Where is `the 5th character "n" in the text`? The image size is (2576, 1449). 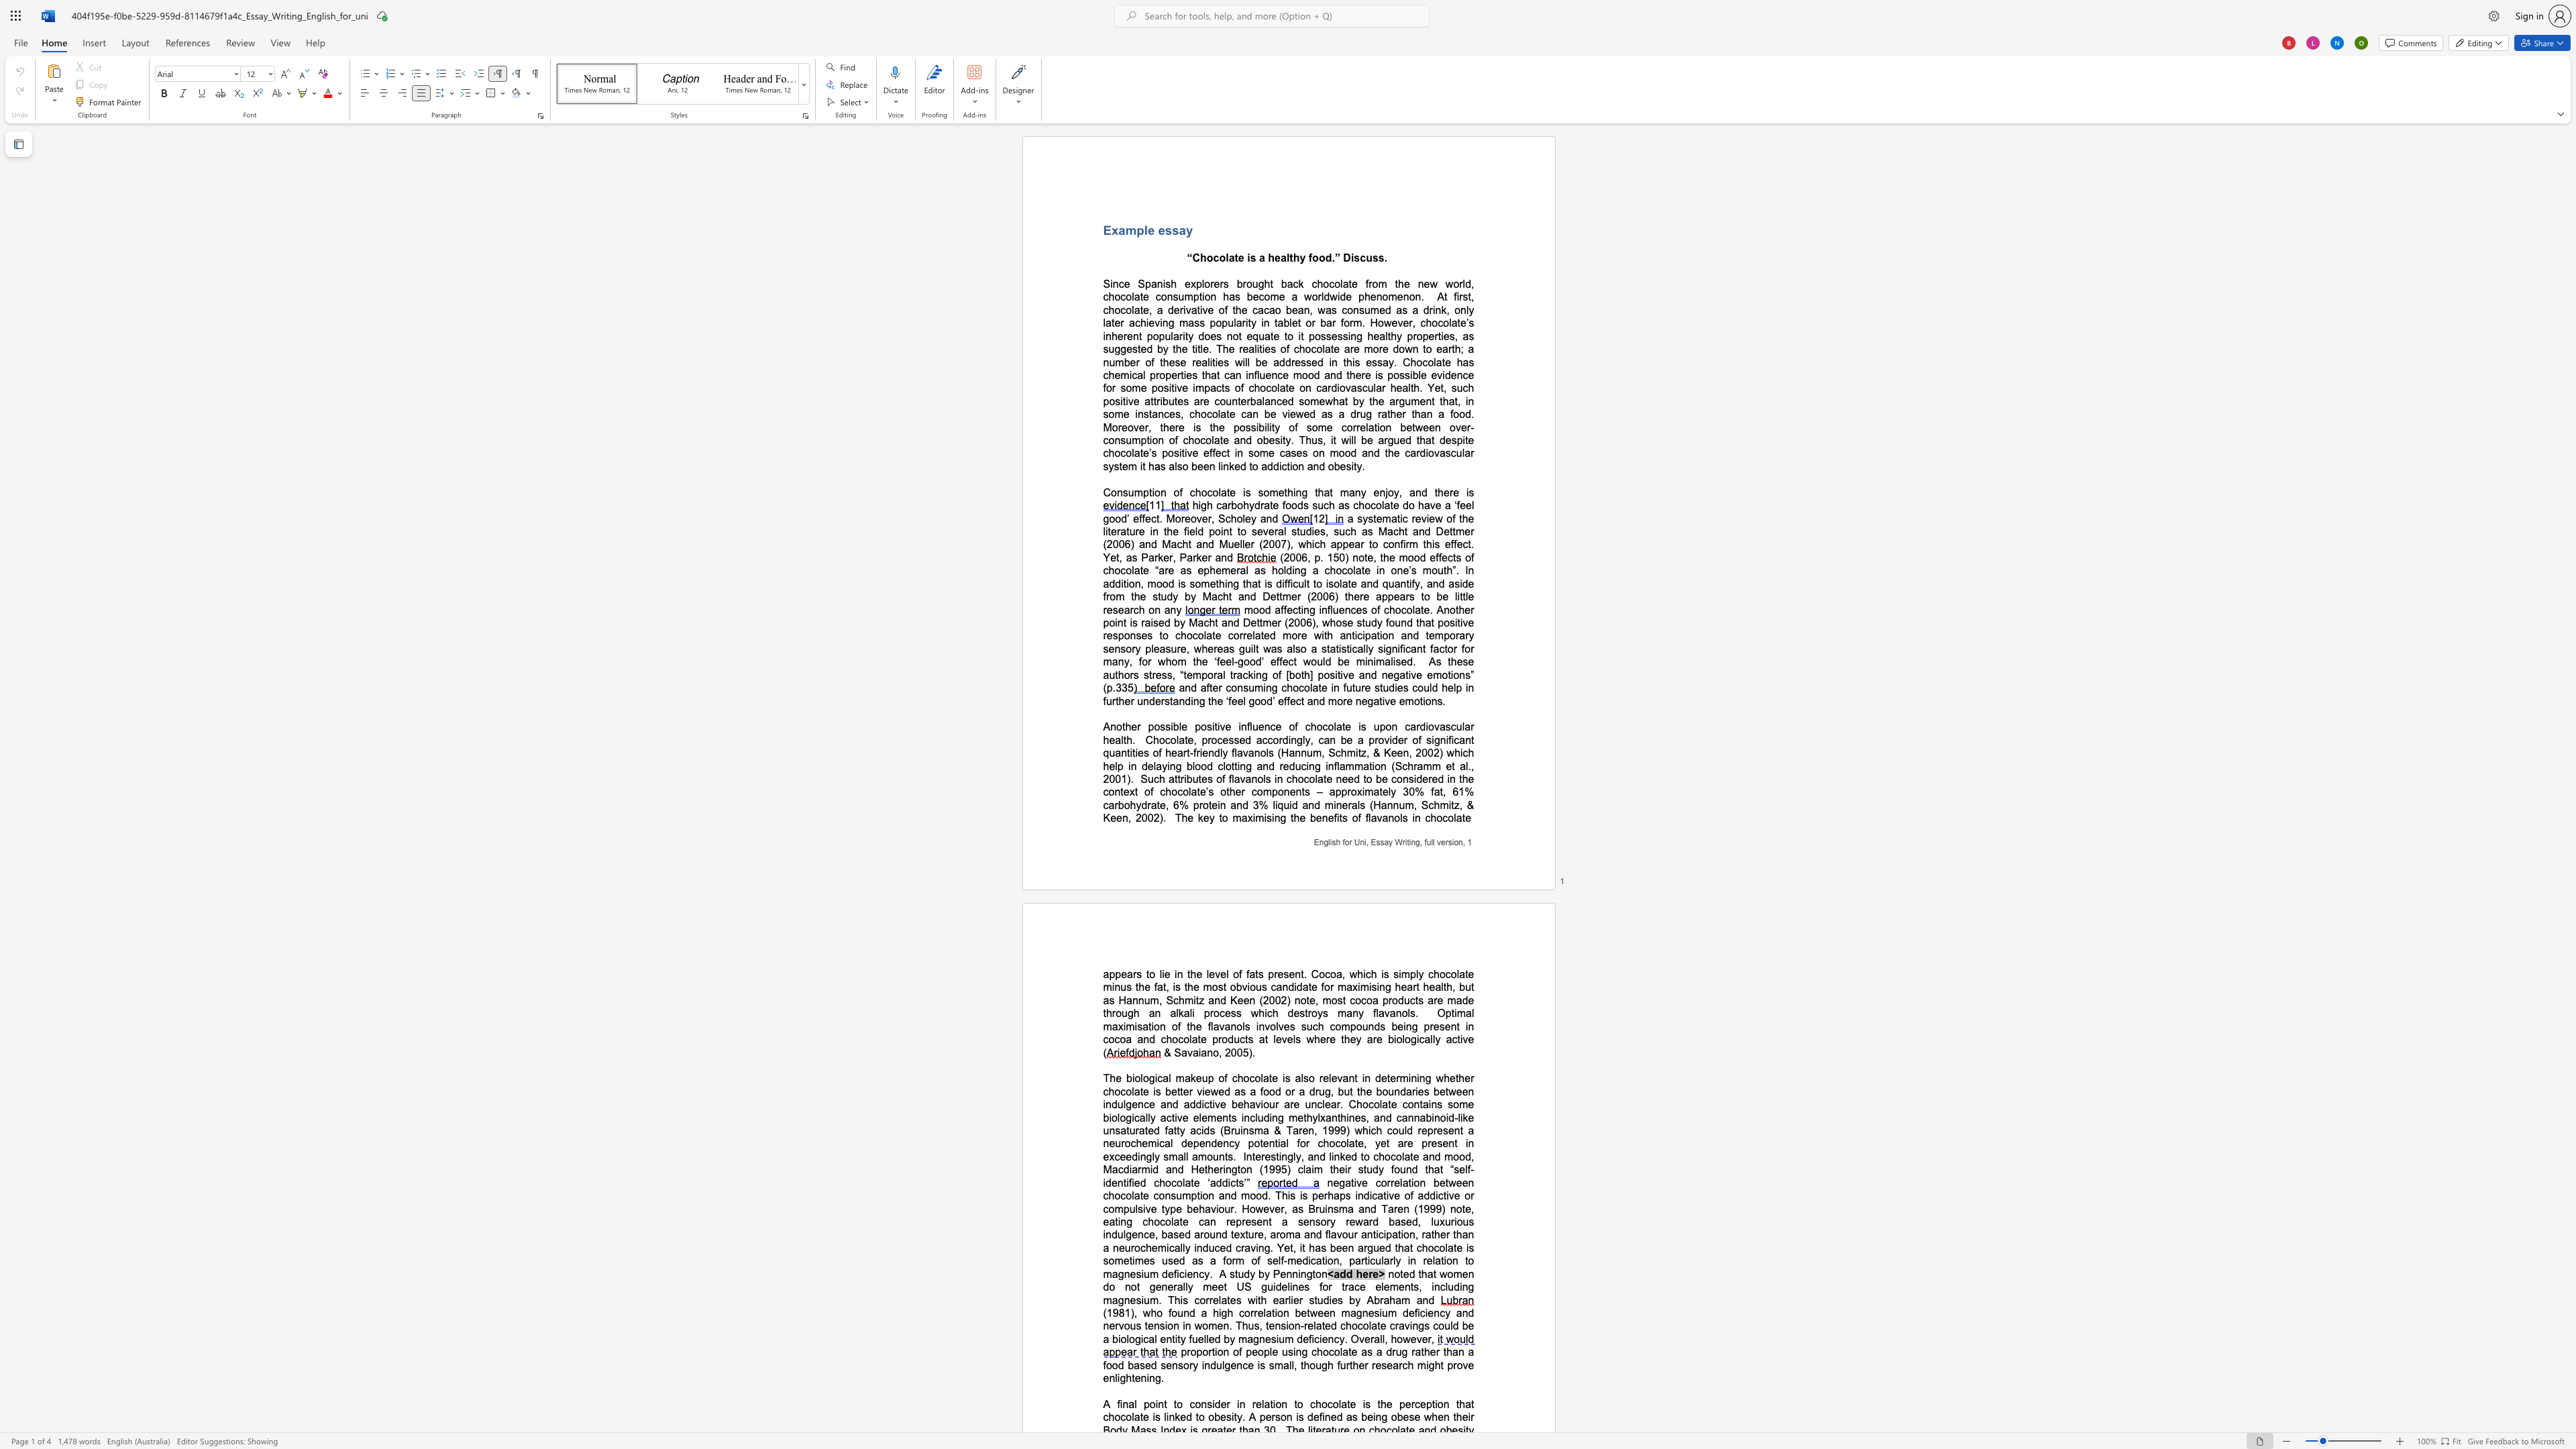
the 5th character "n" in the text is located at coordinates (1408, 1026).